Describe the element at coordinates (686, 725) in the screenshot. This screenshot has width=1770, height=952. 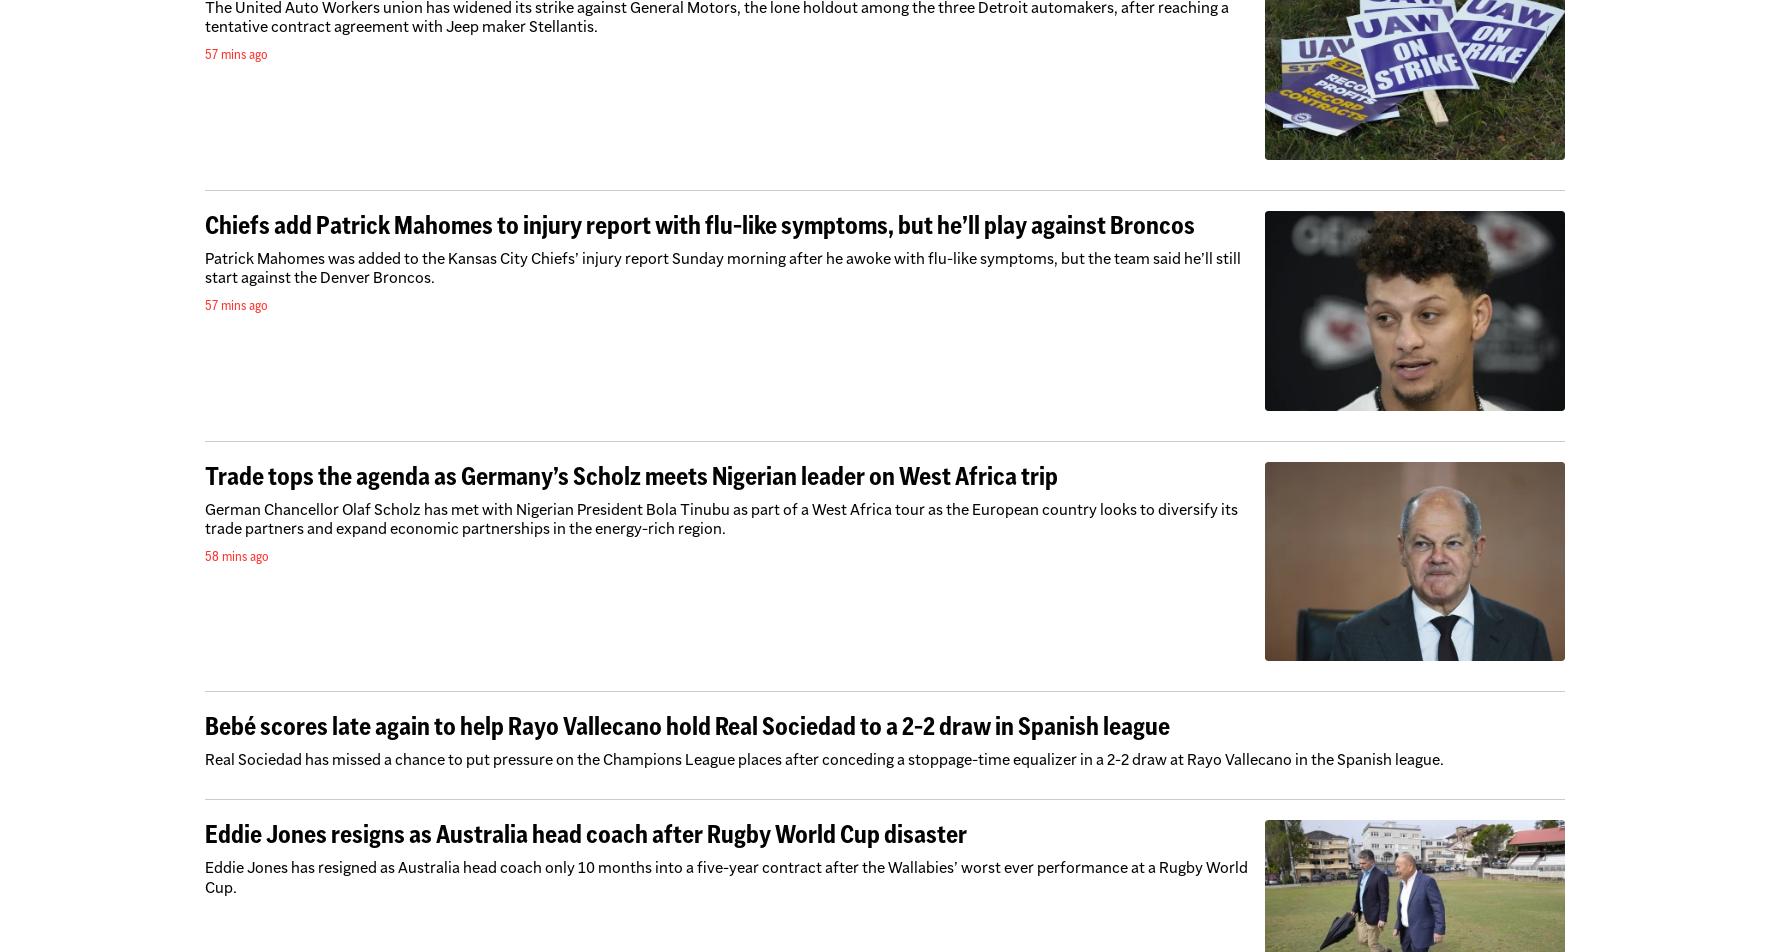
I see `'Bebé scores late again to help Rayo Vallecano hold Real Sociedad to a 2-2 draw in Spanish league'` at that location.